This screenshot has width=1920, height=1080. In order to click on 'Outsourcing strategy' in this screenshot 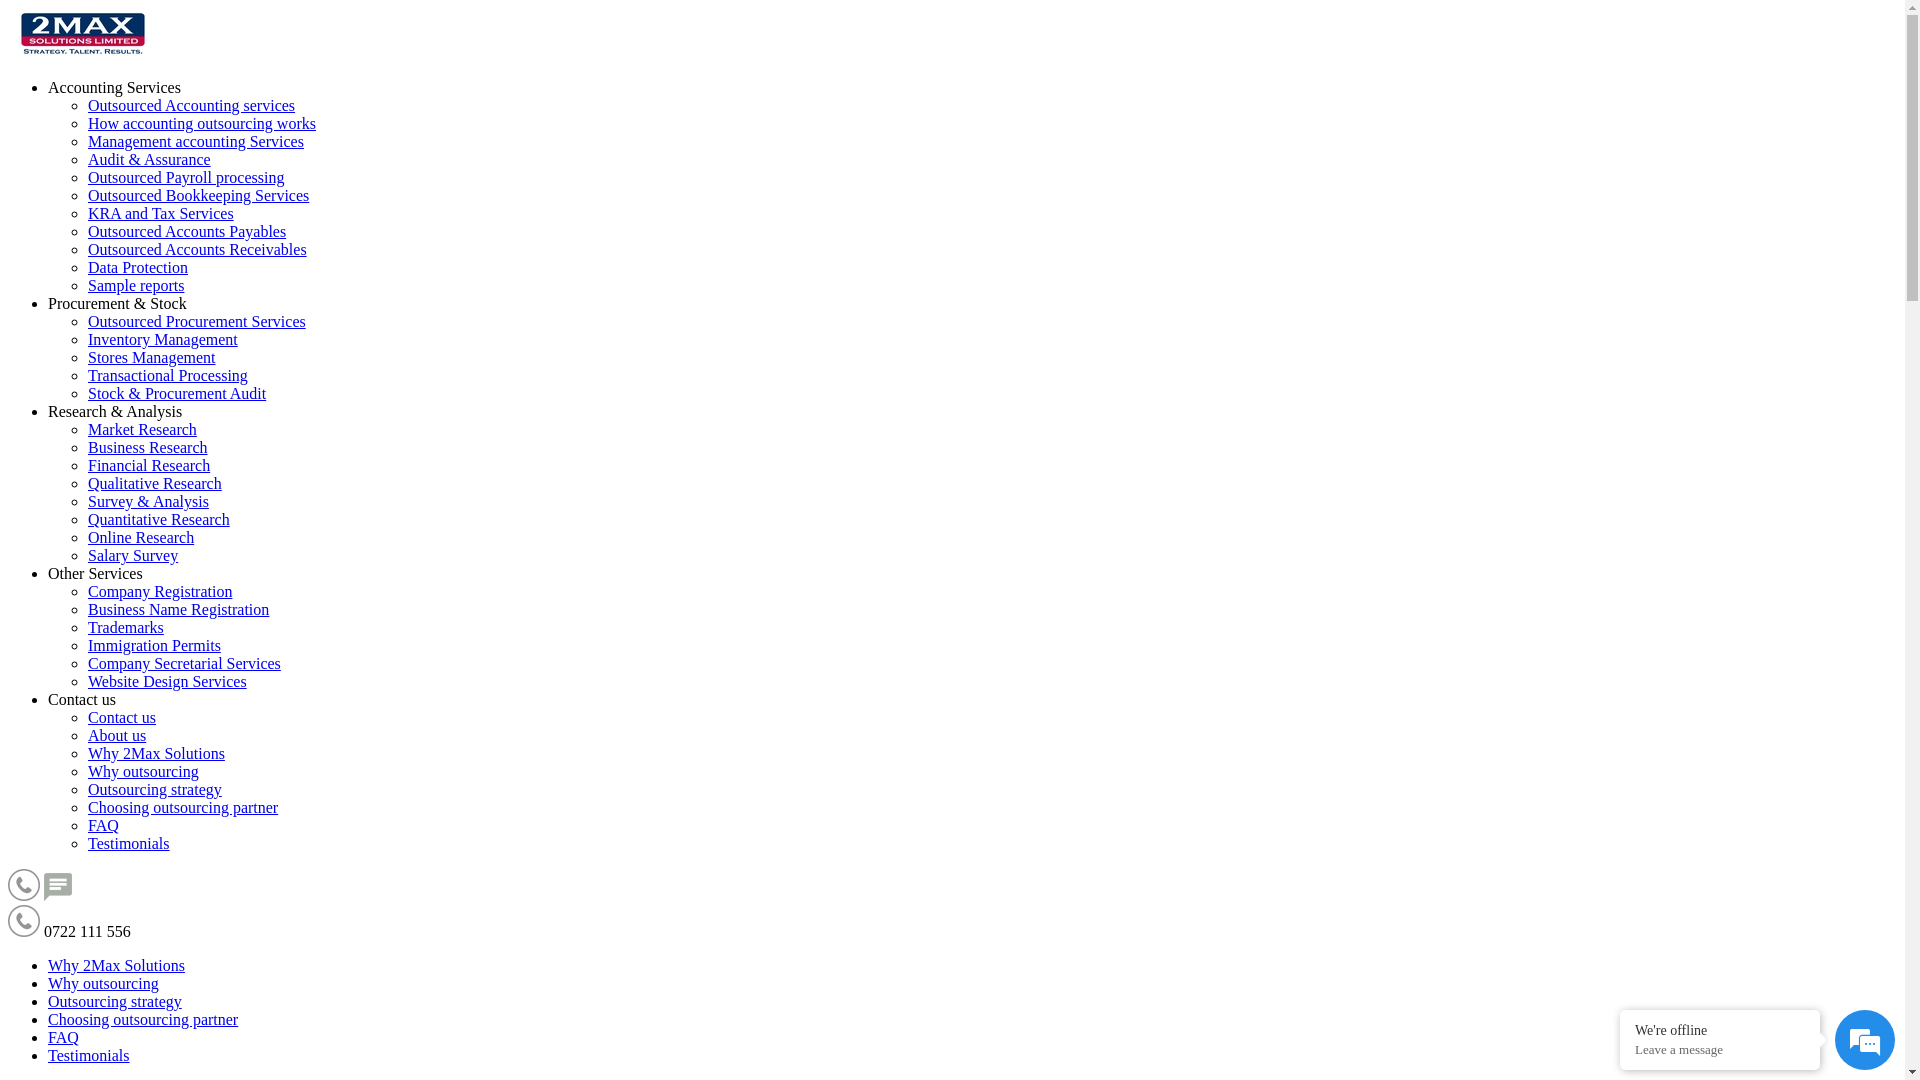, I will do `click(114, 1001)`.